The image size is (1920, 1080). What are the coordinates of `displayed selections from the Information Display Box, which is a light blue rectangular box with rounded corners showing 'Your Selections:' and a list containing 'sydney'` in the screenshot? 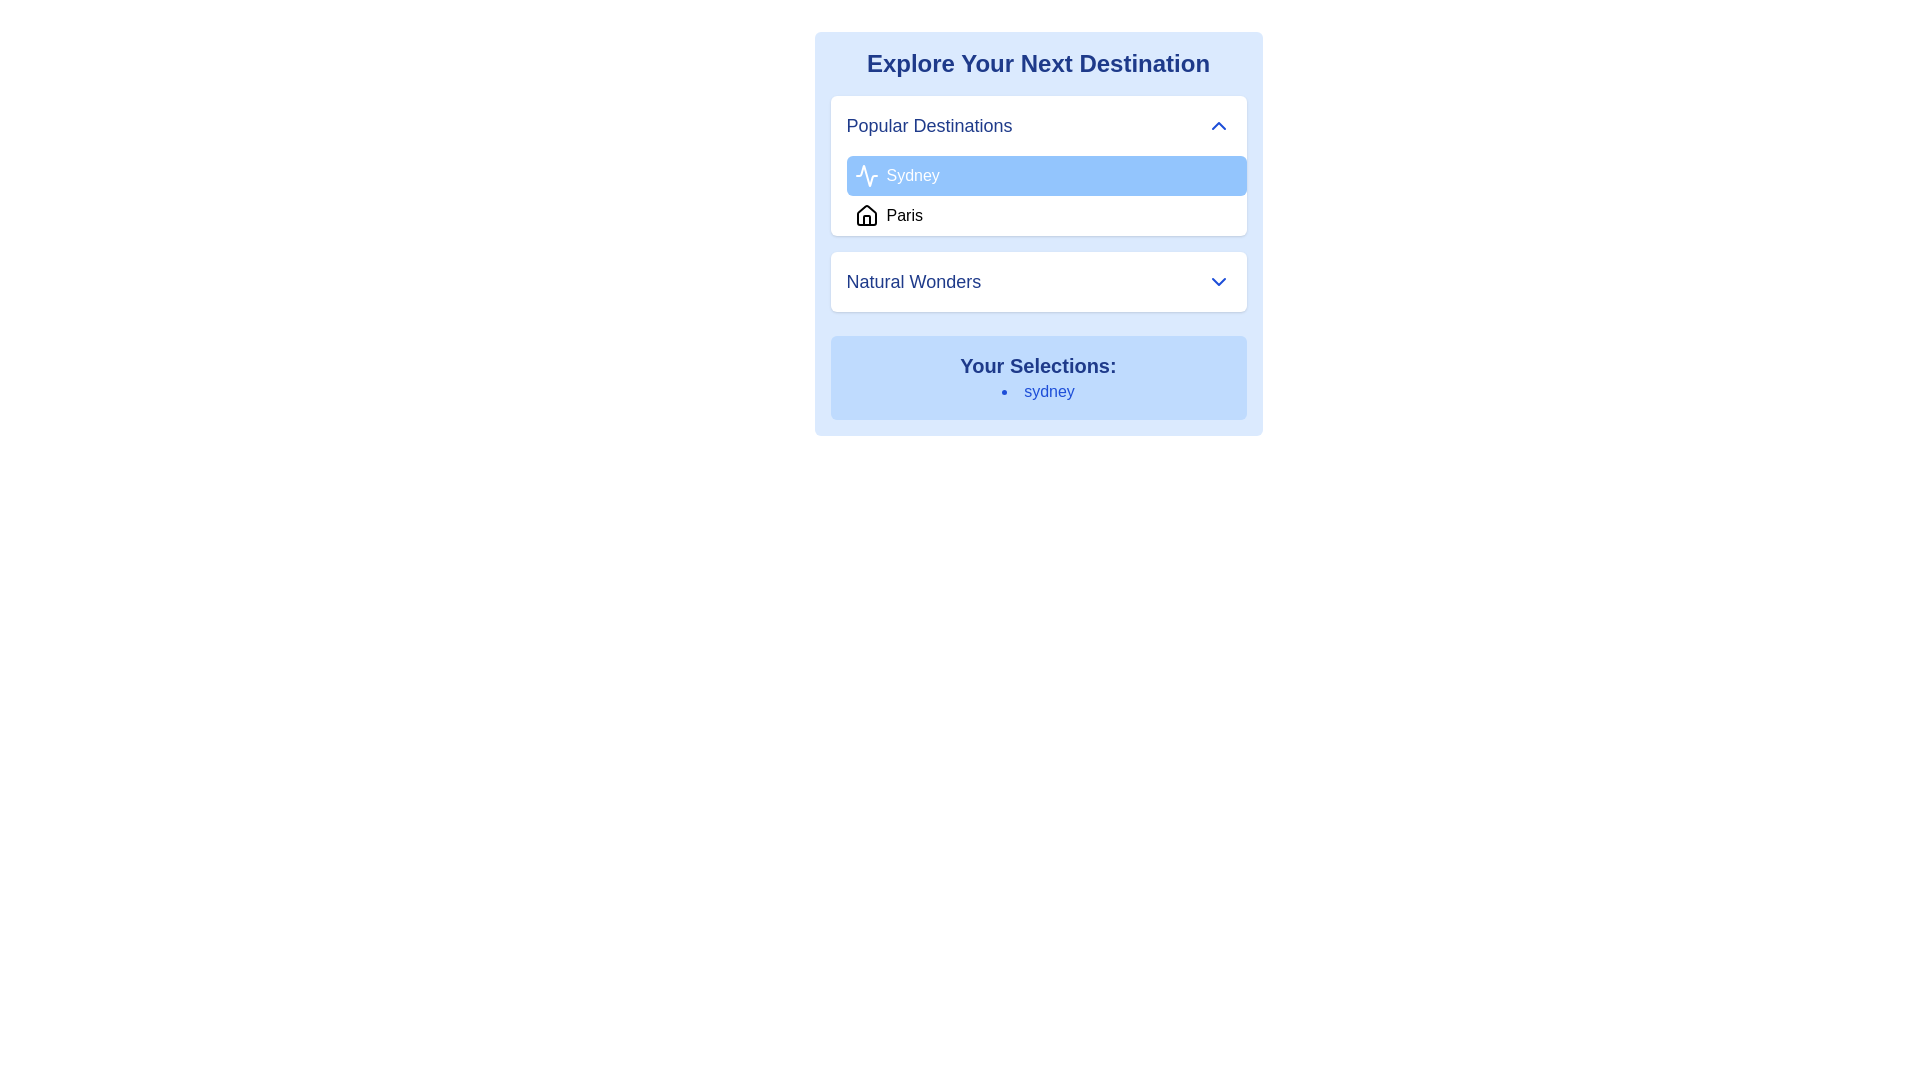 It's located at (1038, 378).